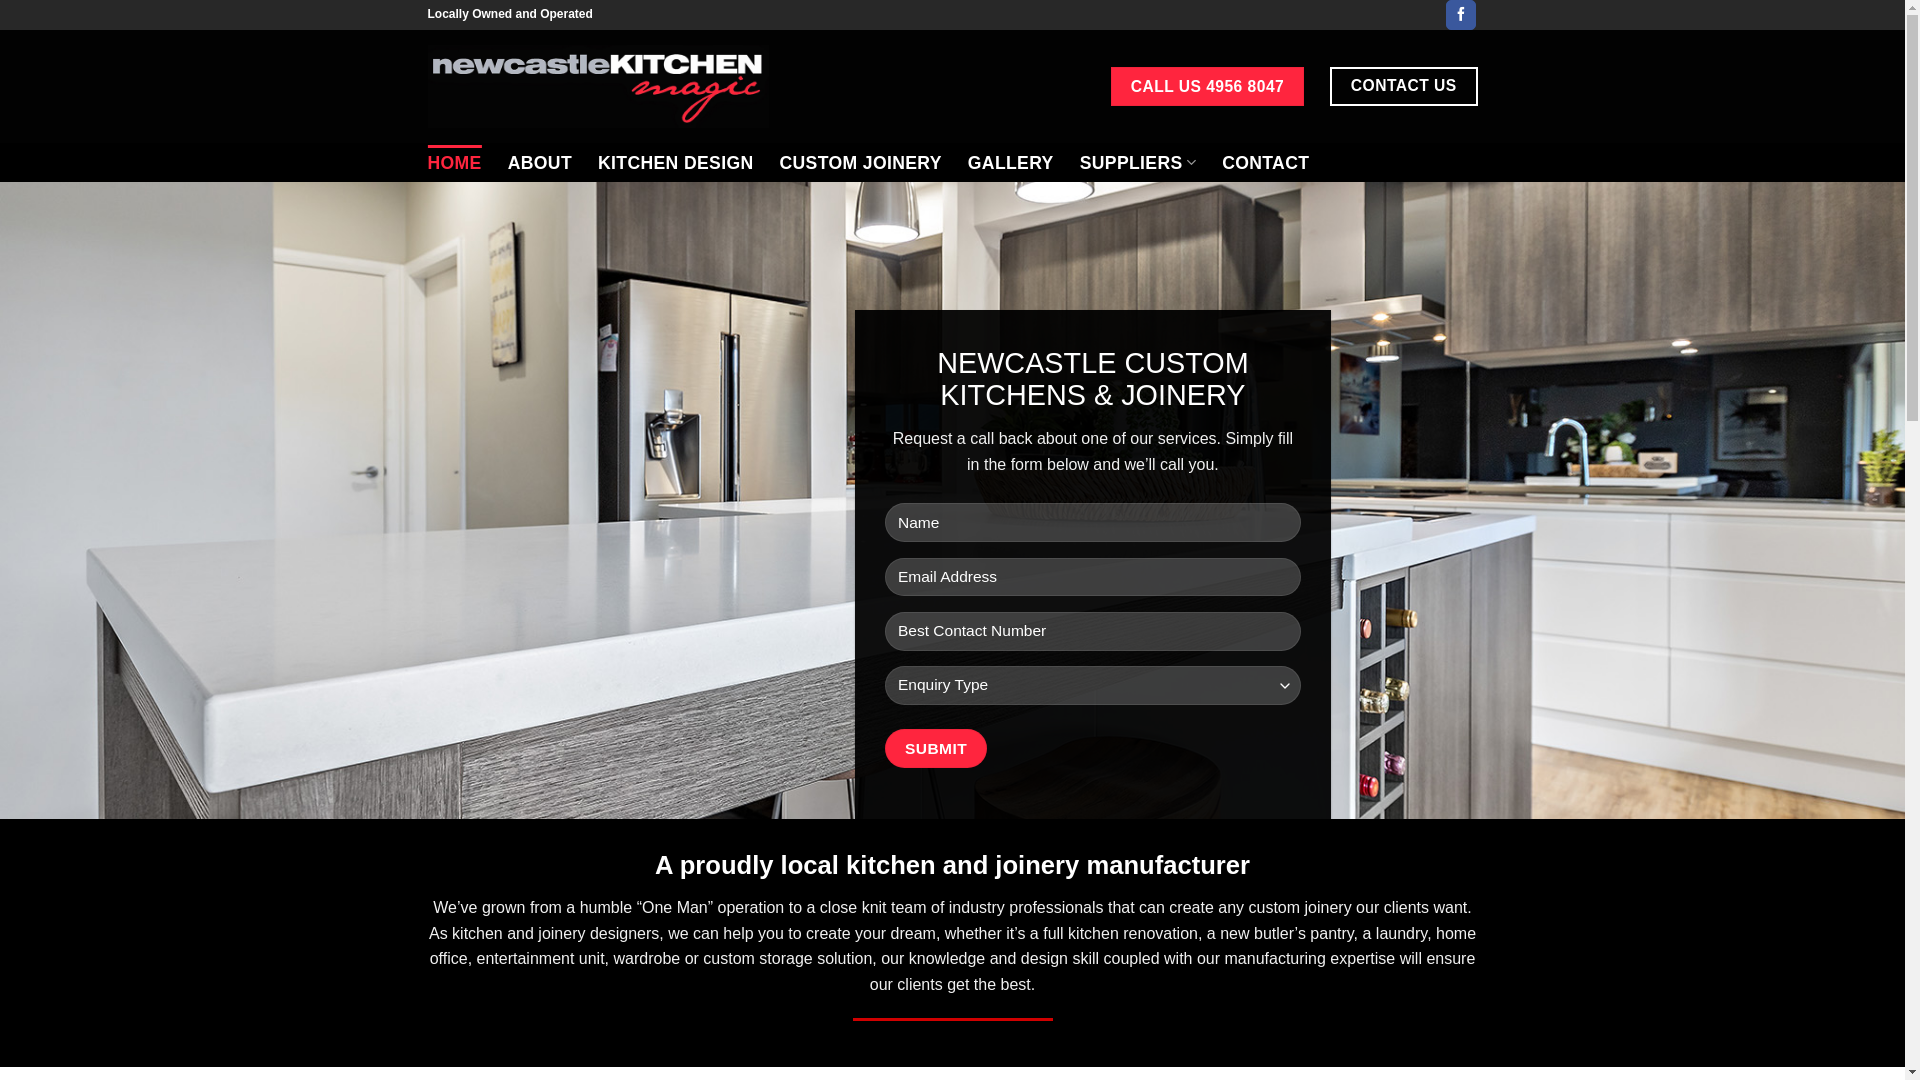 The width and height of the screenshot is (1920, 1080). Describe the element at coordinates (454, 161) in the screenshot. I see `'HOME'` at that location.